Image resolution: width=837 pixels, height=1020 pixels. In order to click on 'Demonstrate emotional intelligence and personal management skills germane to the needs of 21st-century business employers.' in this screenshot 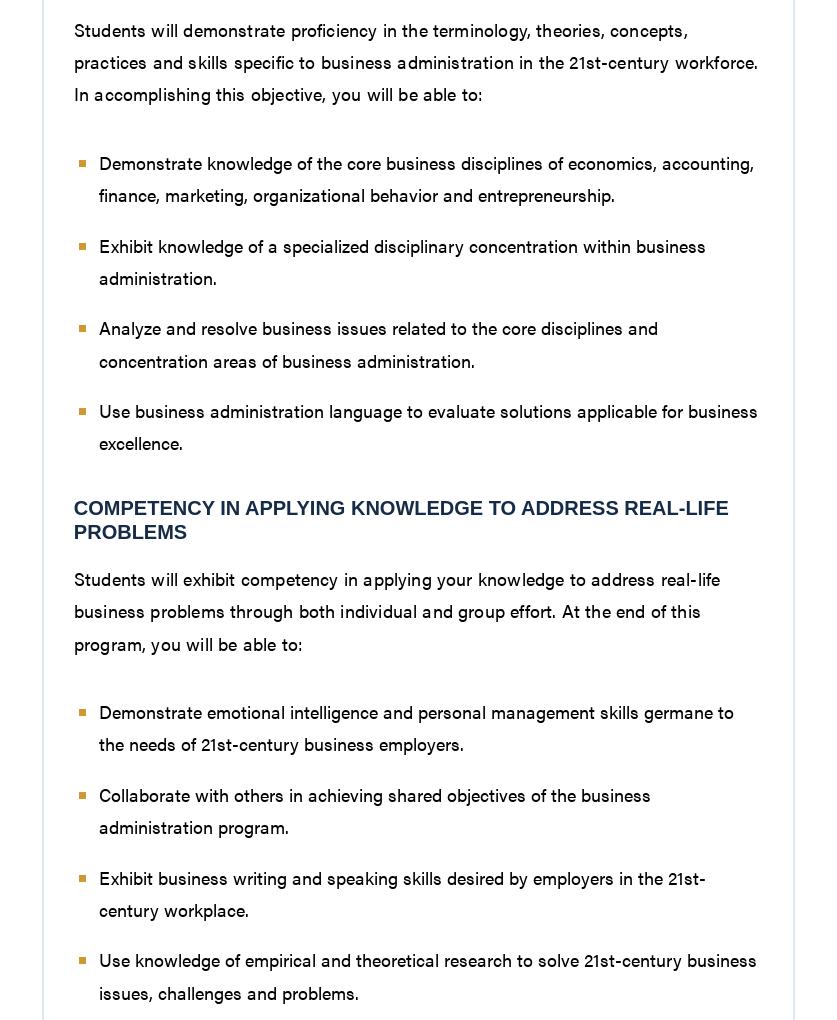, I will do `click(415, 727)`.